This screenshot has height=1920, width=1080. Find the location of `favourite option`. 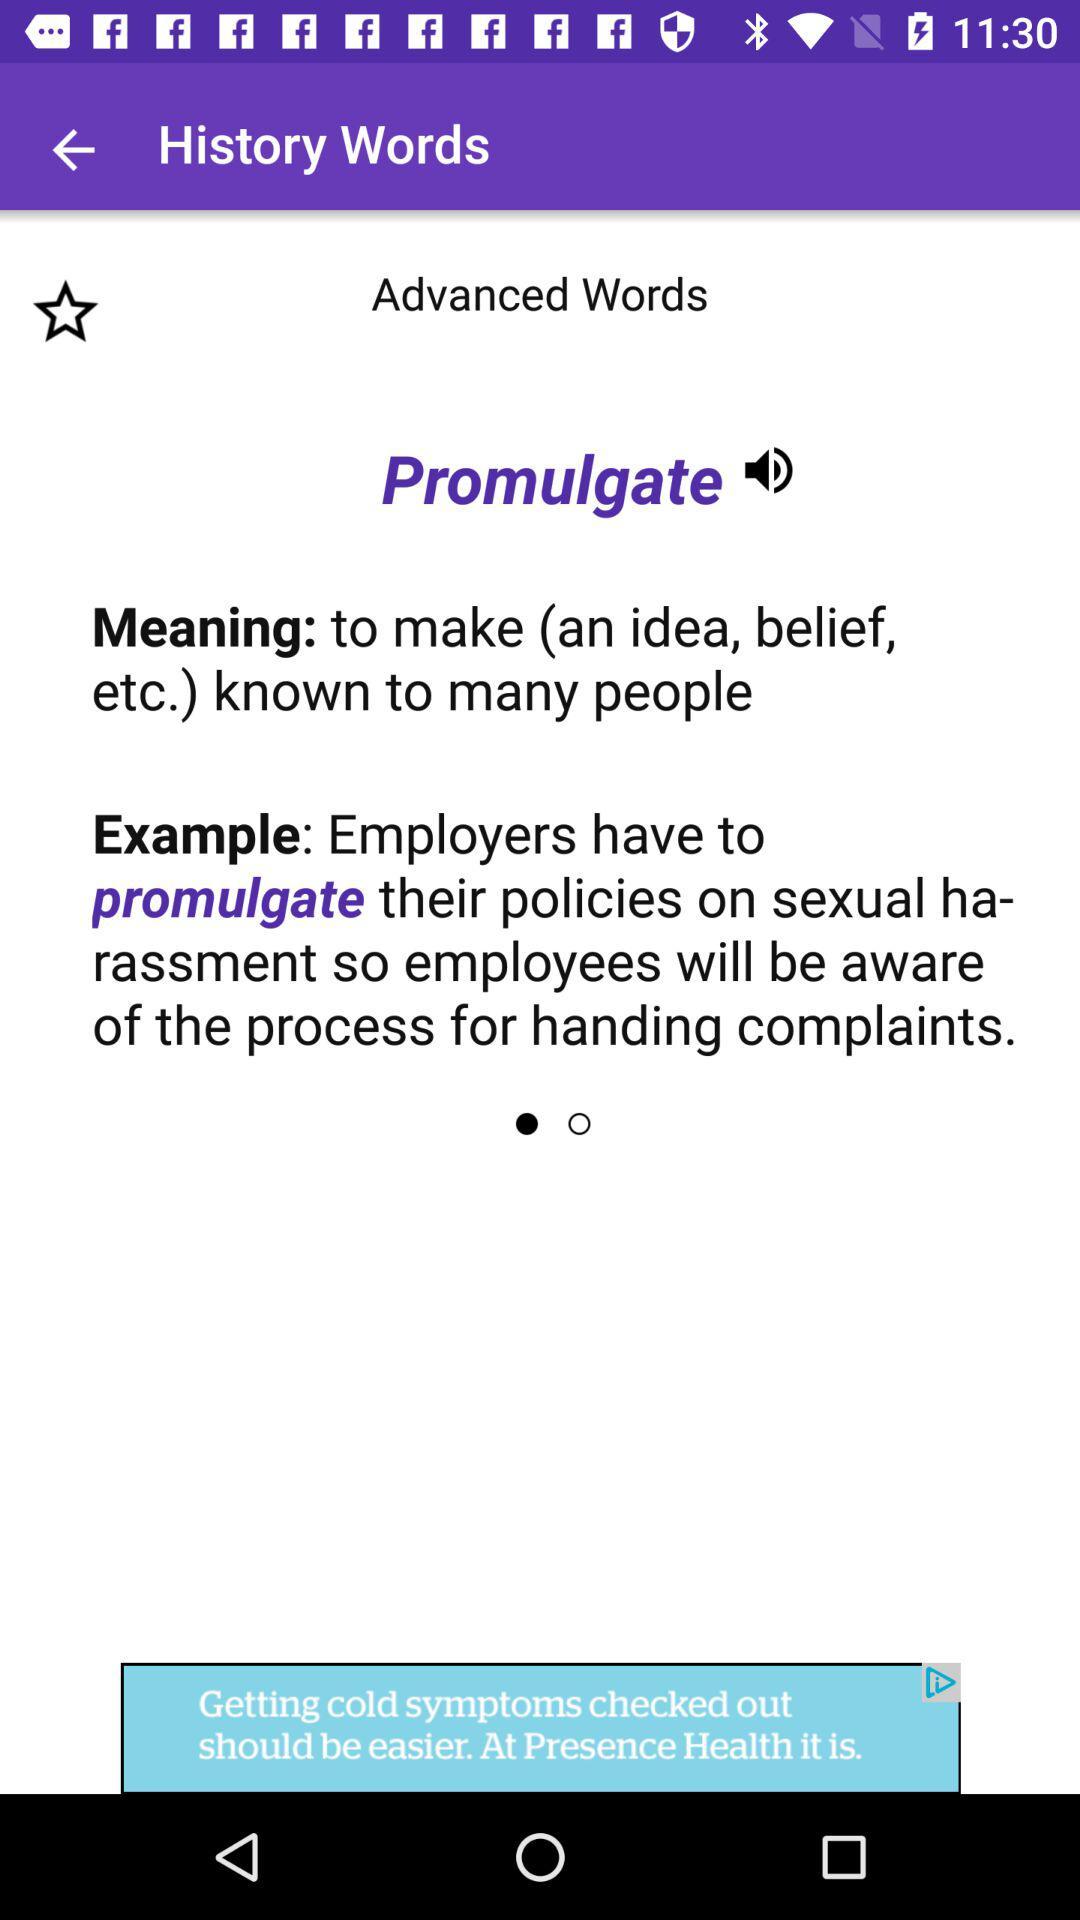

favourite option is located at coordinates (64, 311).